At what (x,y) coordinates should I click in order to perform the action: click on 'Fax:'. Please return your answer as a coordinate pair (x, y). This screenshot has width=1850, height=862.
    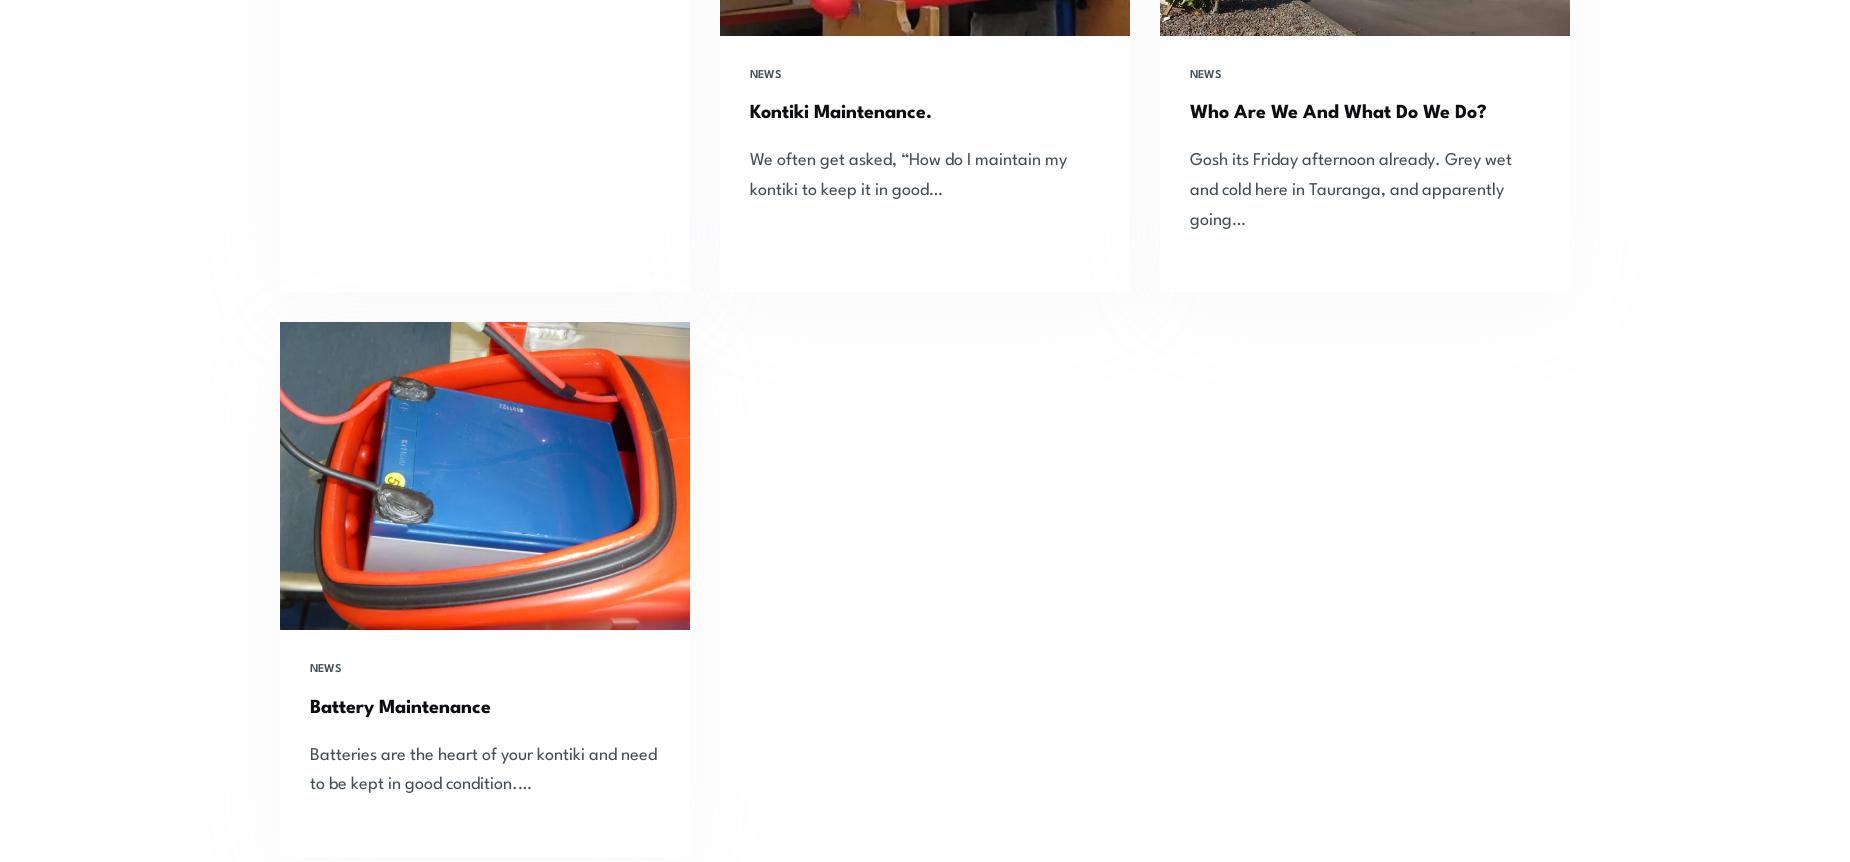
    Looking at the image, I should click on (1358, 818).